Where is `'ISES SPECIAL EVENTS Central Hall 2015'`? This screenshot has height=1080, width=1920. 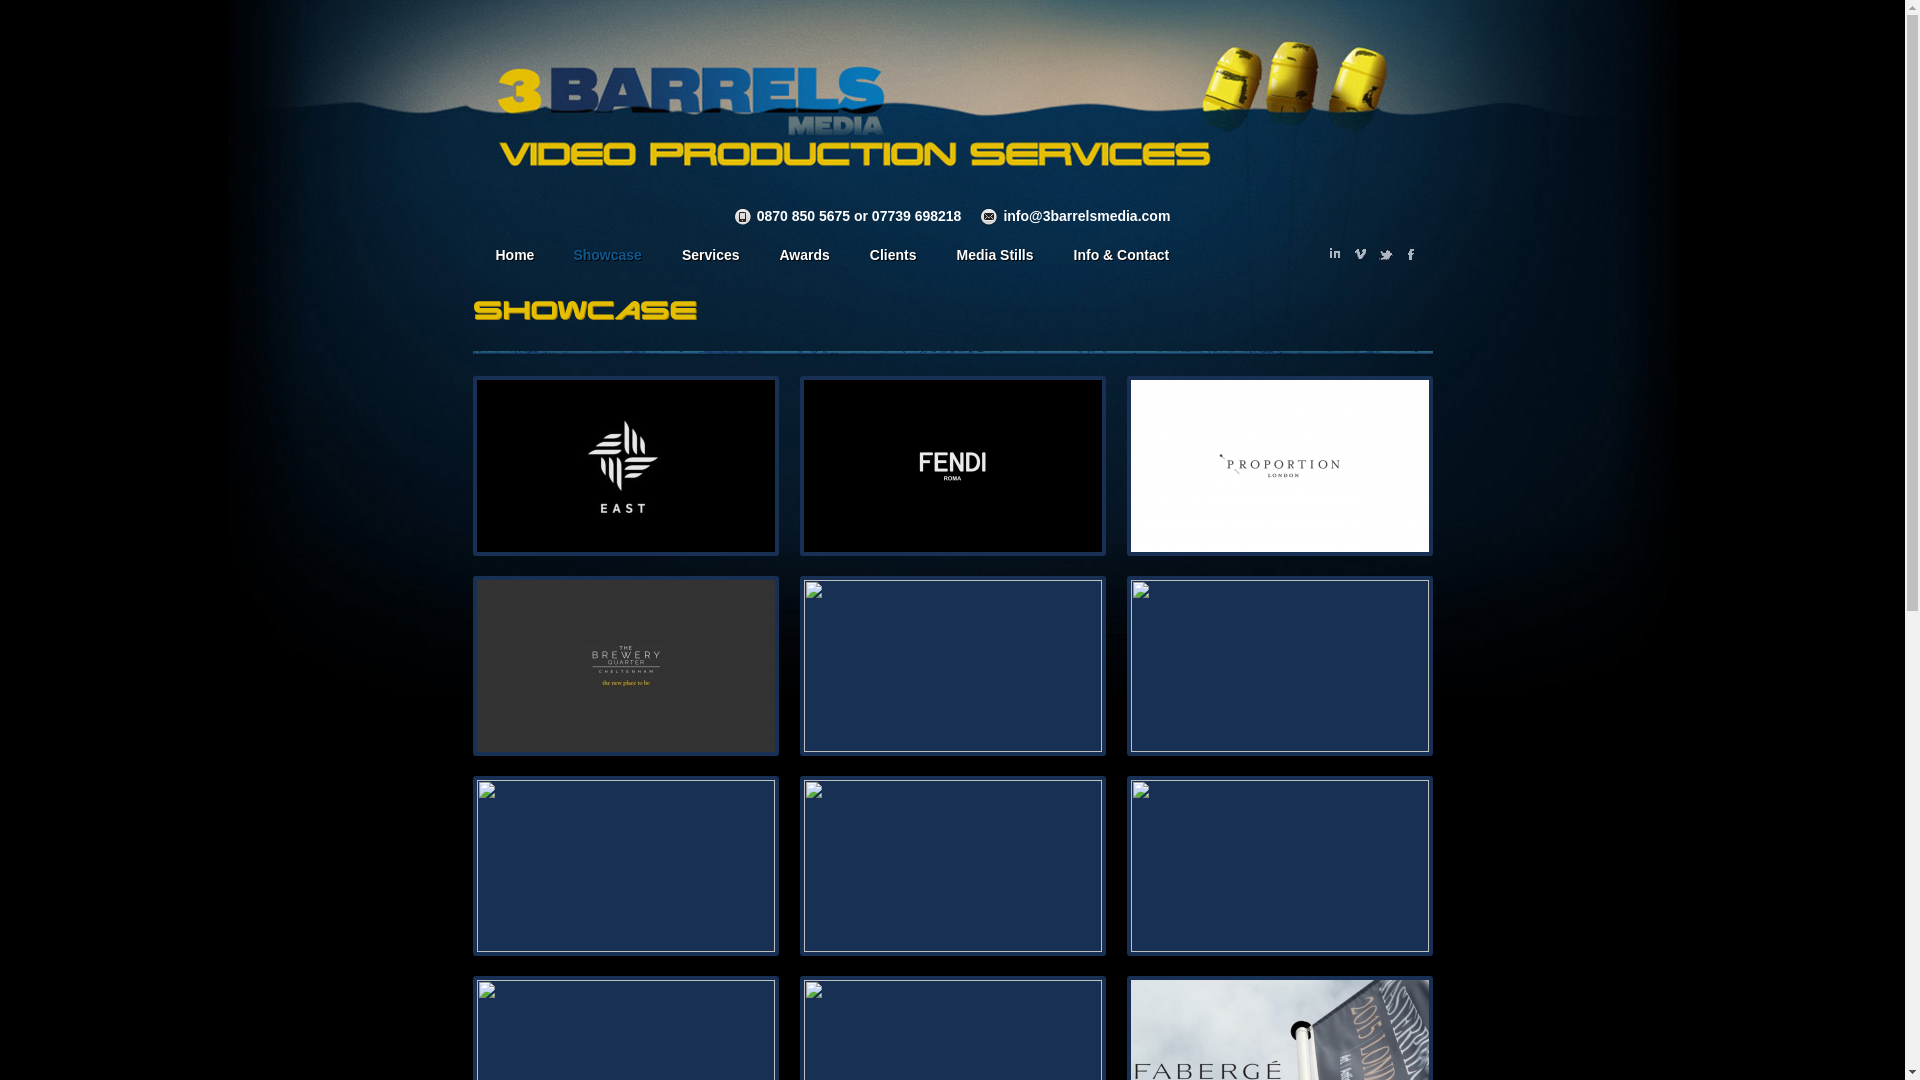
'ISES SPECIAL EVENTS Central Hall 2015' is located at coordinates (952, 865).